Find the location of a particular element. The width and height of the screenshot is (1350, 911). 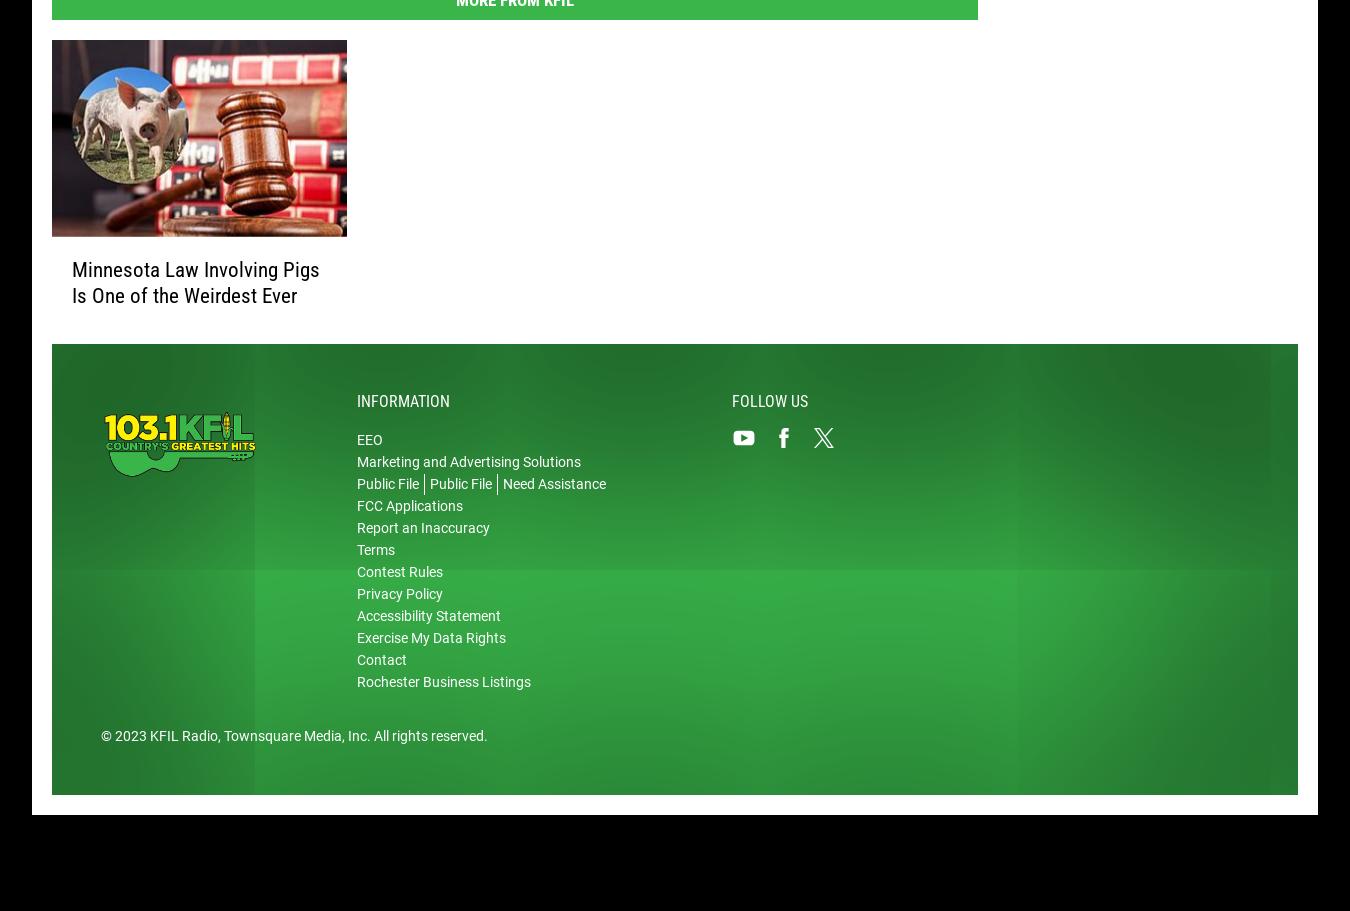

'Minnesota Law Involving Pigs Is One of the Weirdest Ever' is located at coordinates (196, 284).